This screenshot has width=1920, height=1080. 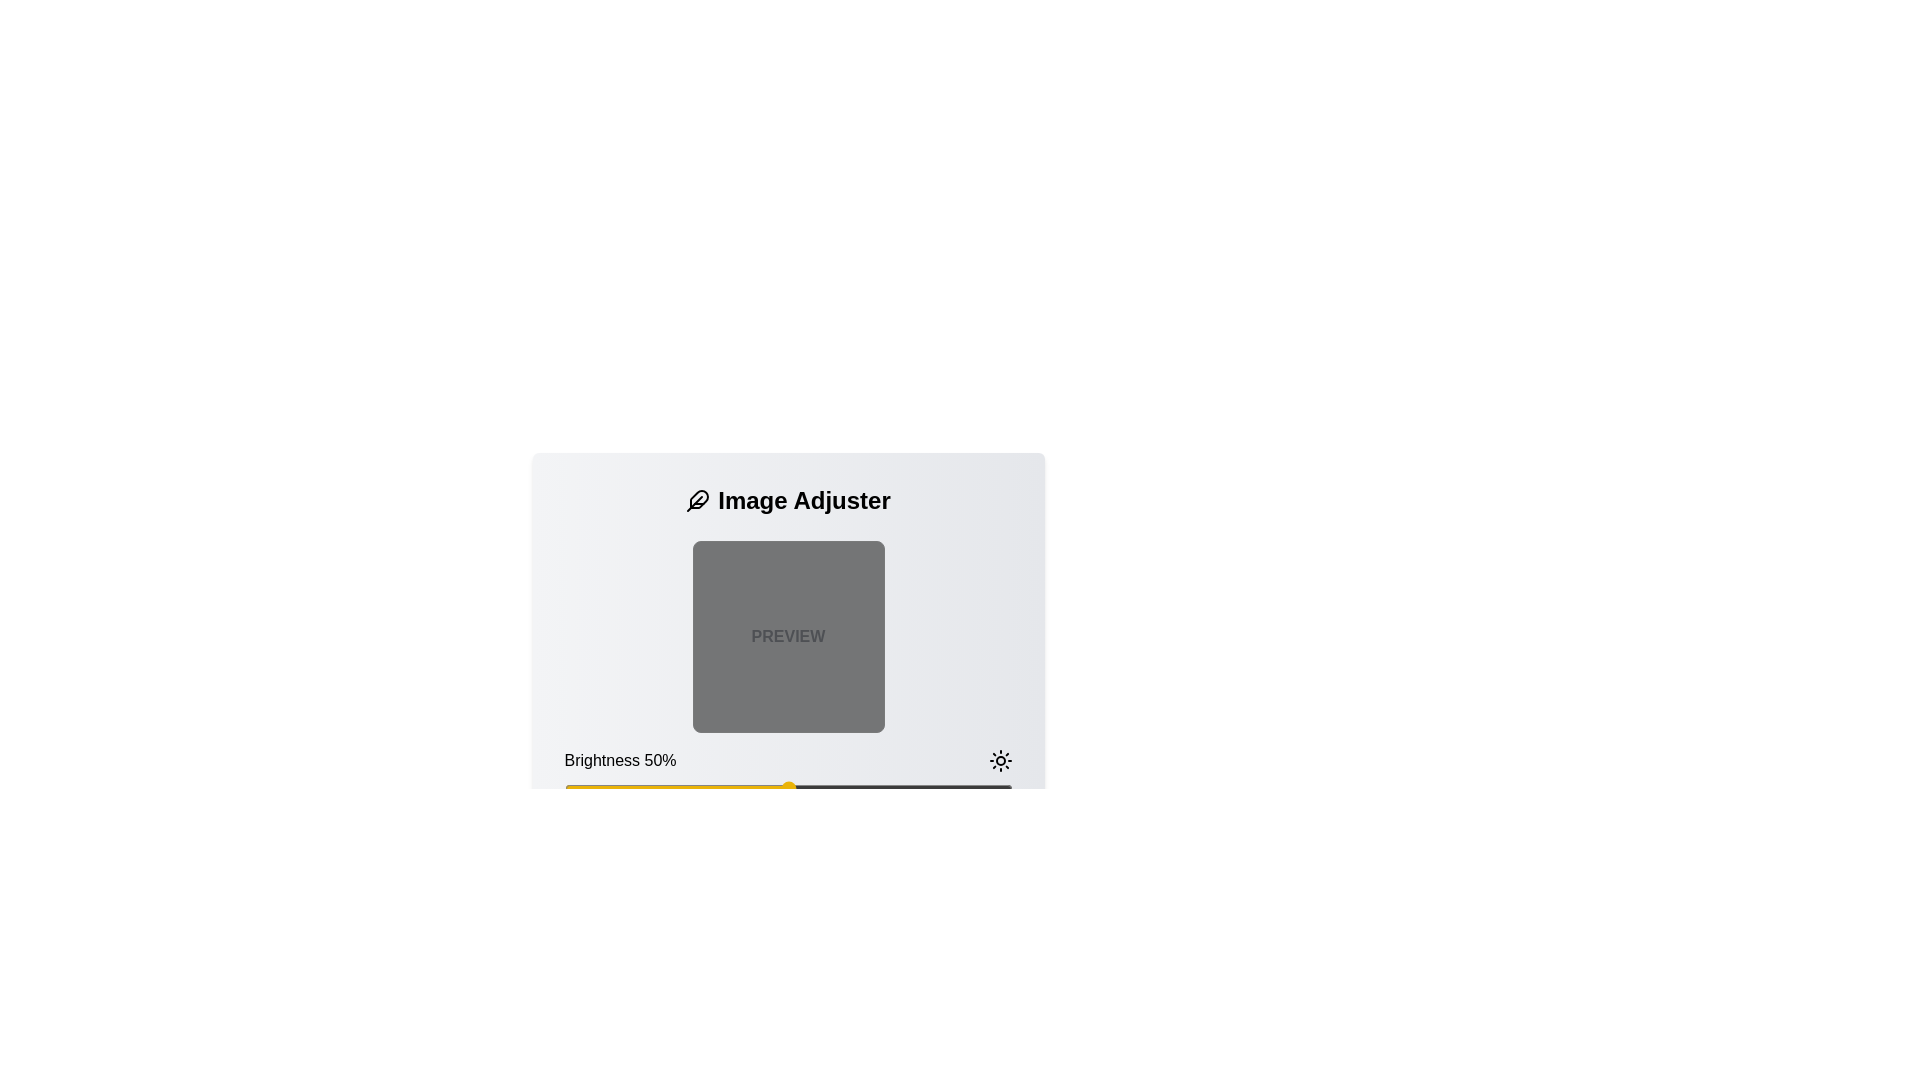 I want to click on the decorative icon featuring a stylized feather quill, which is a vector graphic drawn with thin black lines, located in the top-left corner of the interface, so click(x=699, y=498).